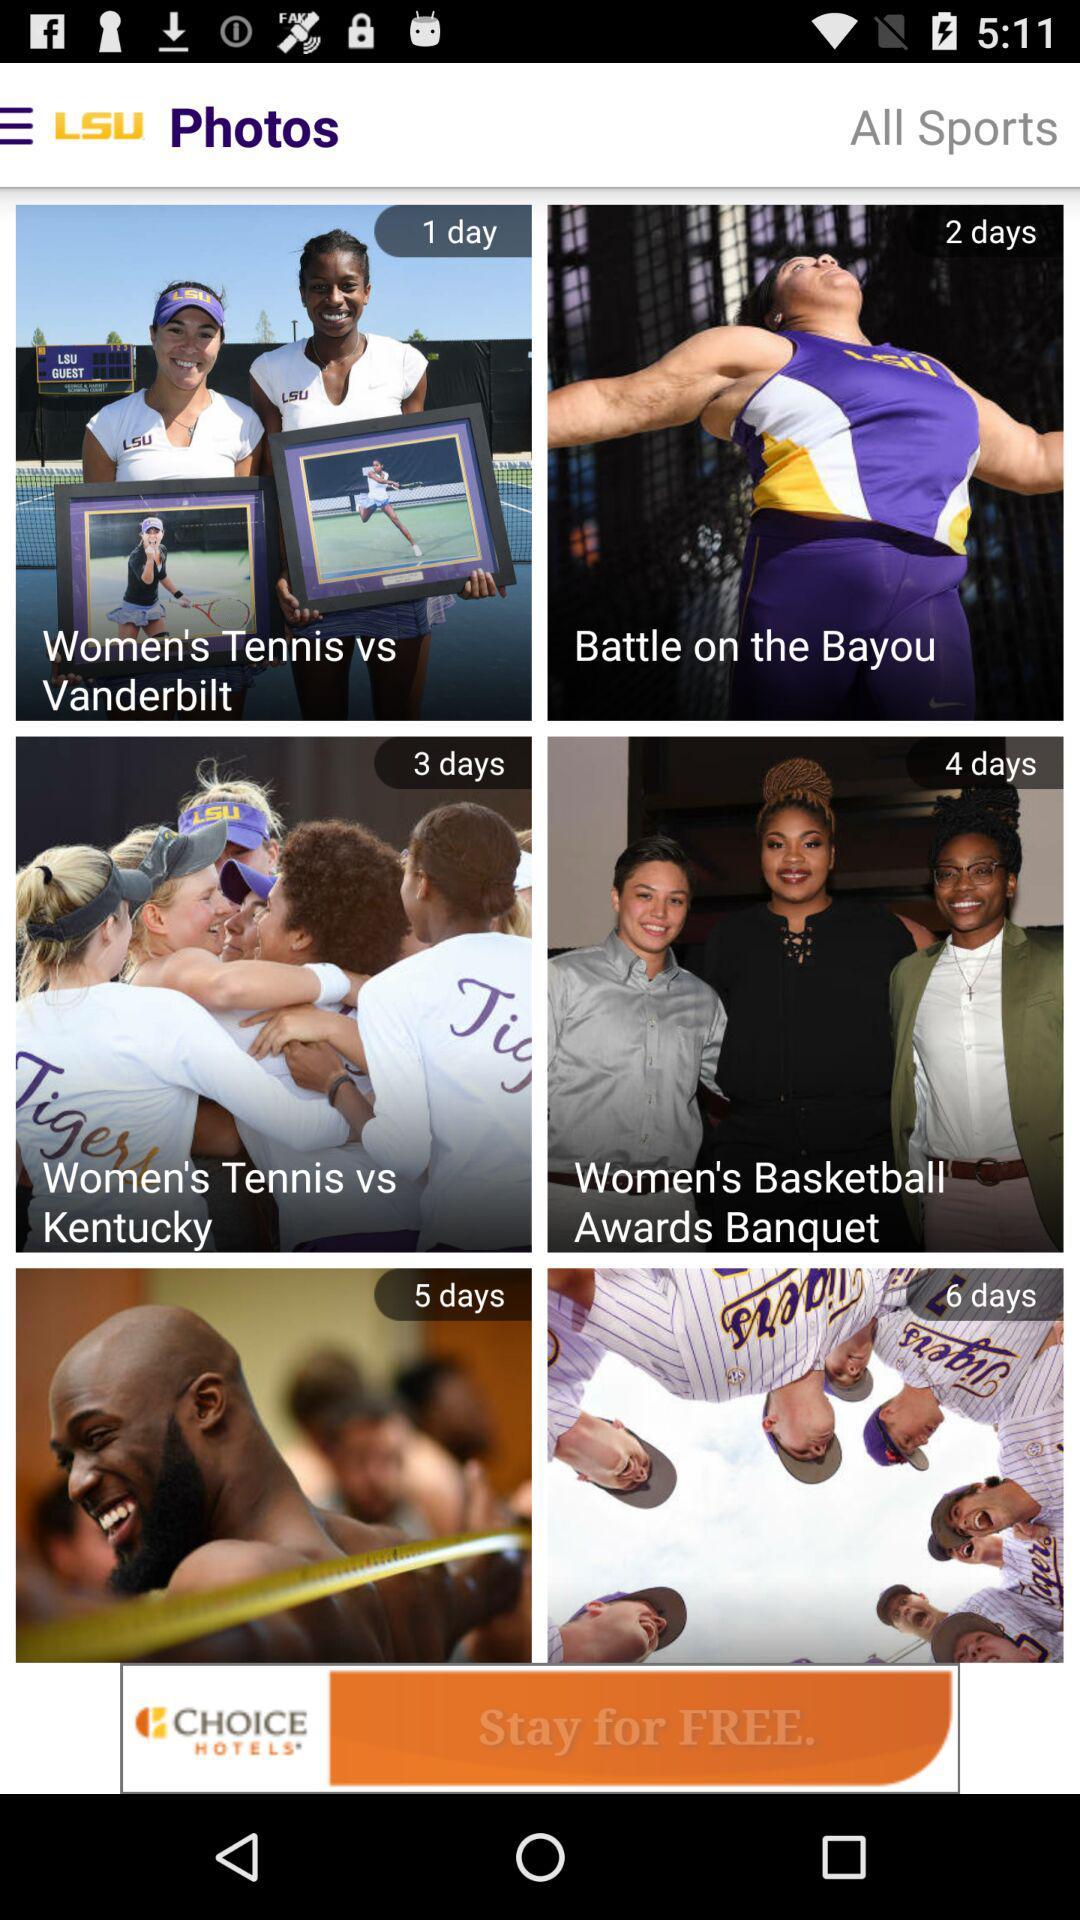  I want to click on advertisement page, so click(540, 1727).